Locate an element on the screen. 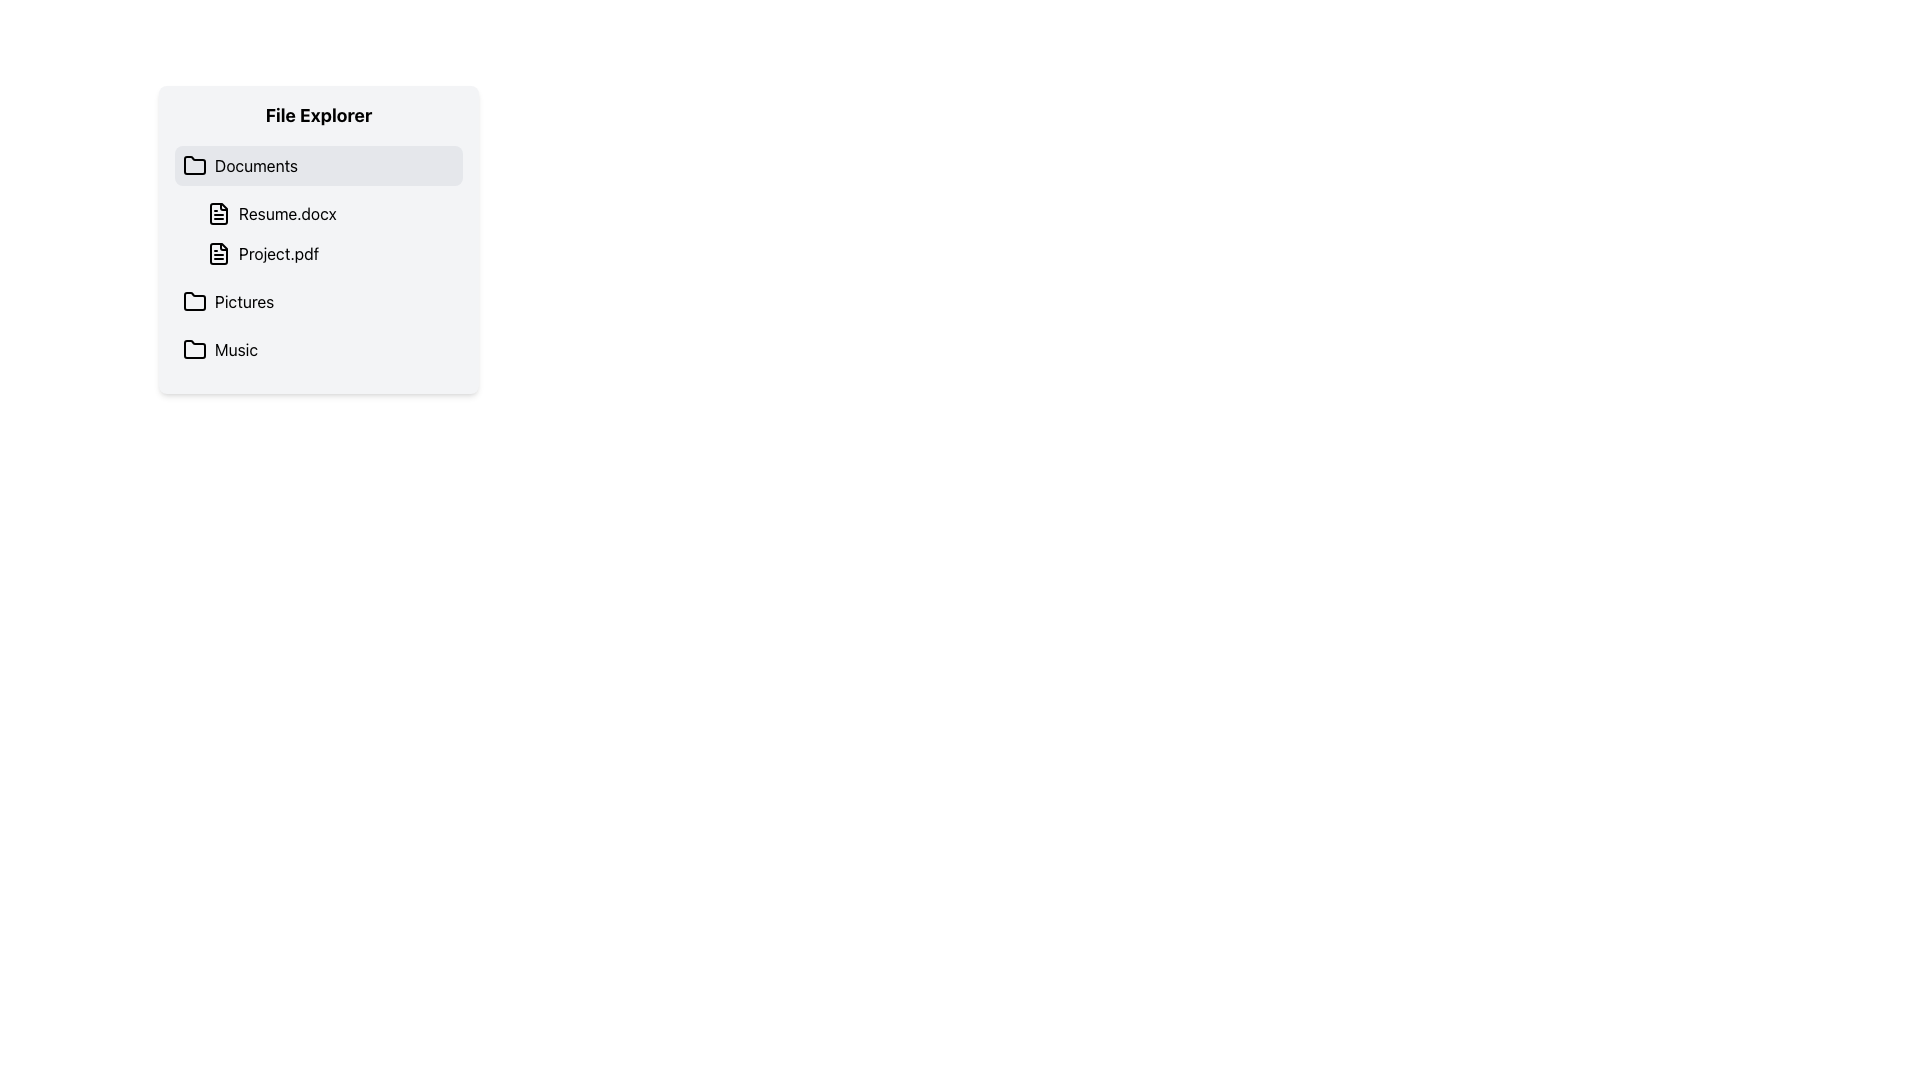 This screenshot has height=1080, width=1920. the 'Documents' folder entry is located at coordinates (317, 164).